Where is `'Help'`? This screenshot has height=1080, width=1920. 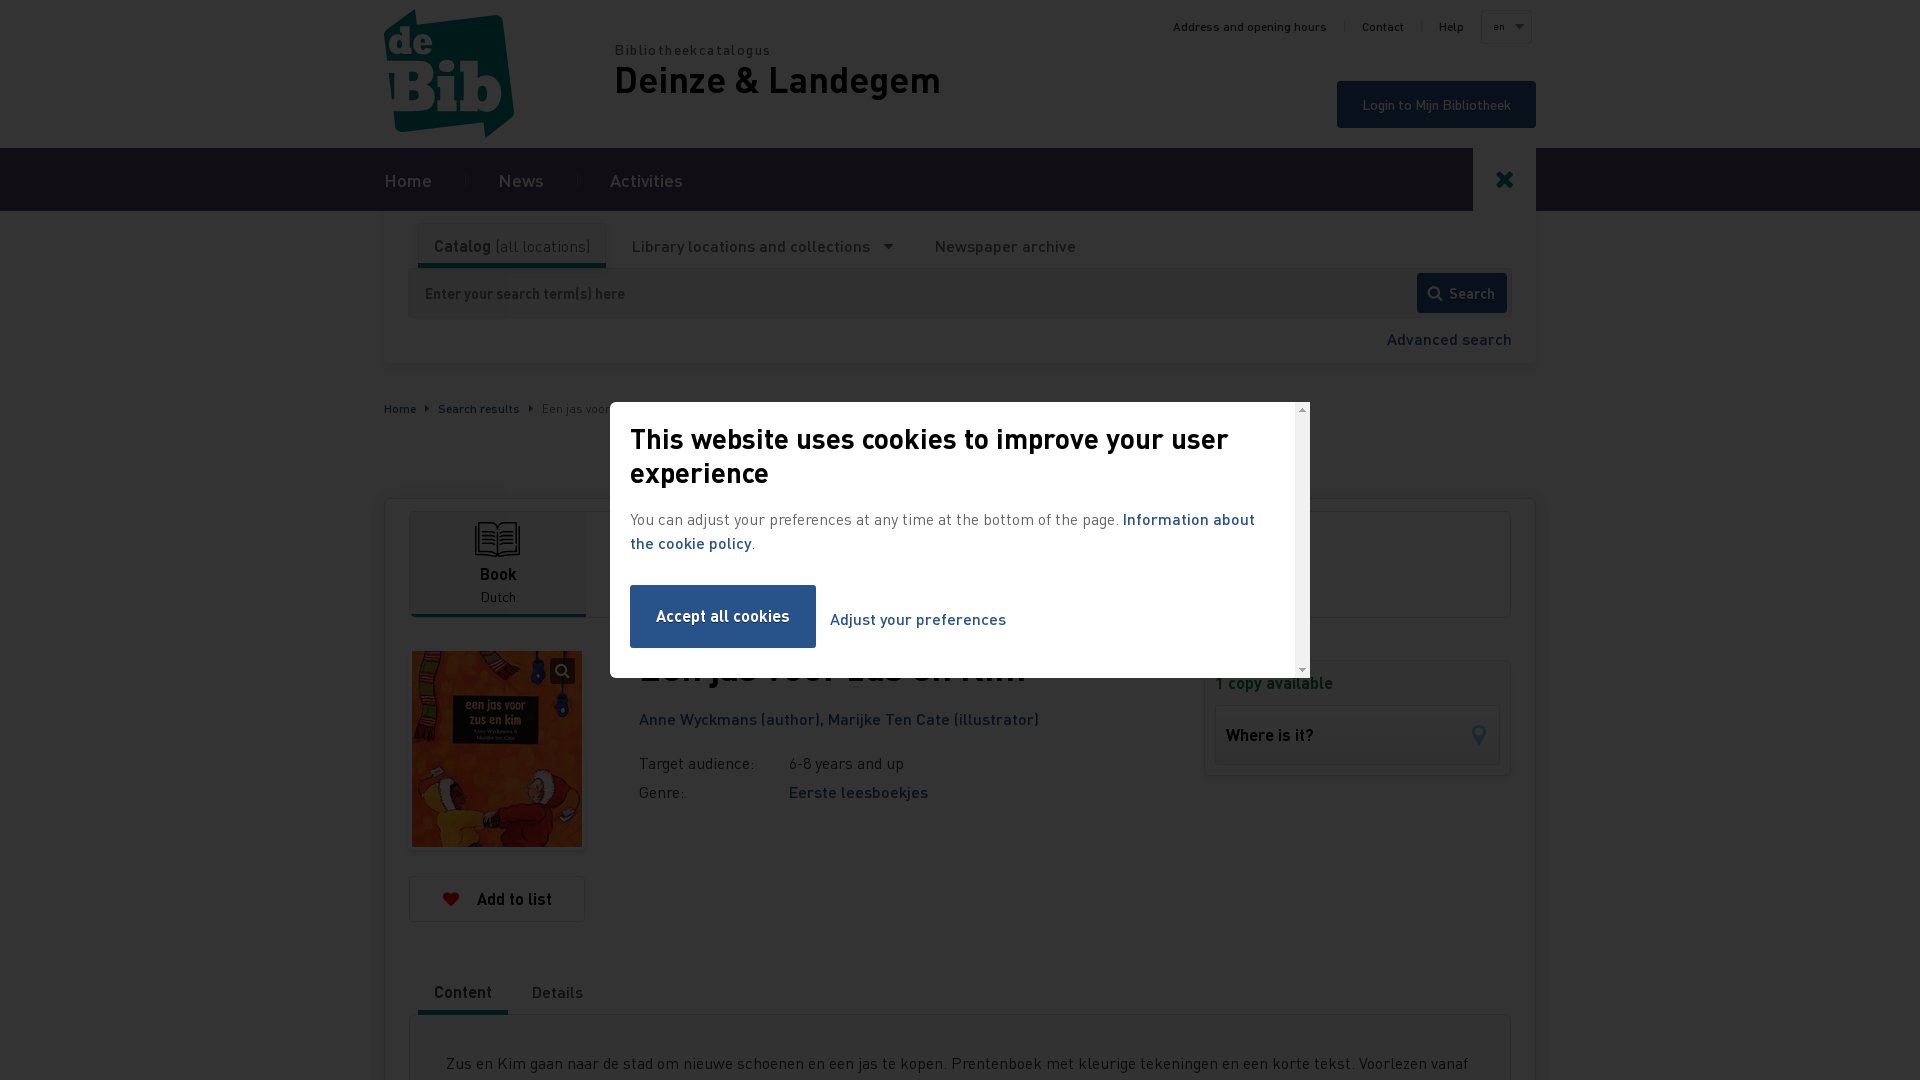 'Help' is located at coordinates (1451, 27).